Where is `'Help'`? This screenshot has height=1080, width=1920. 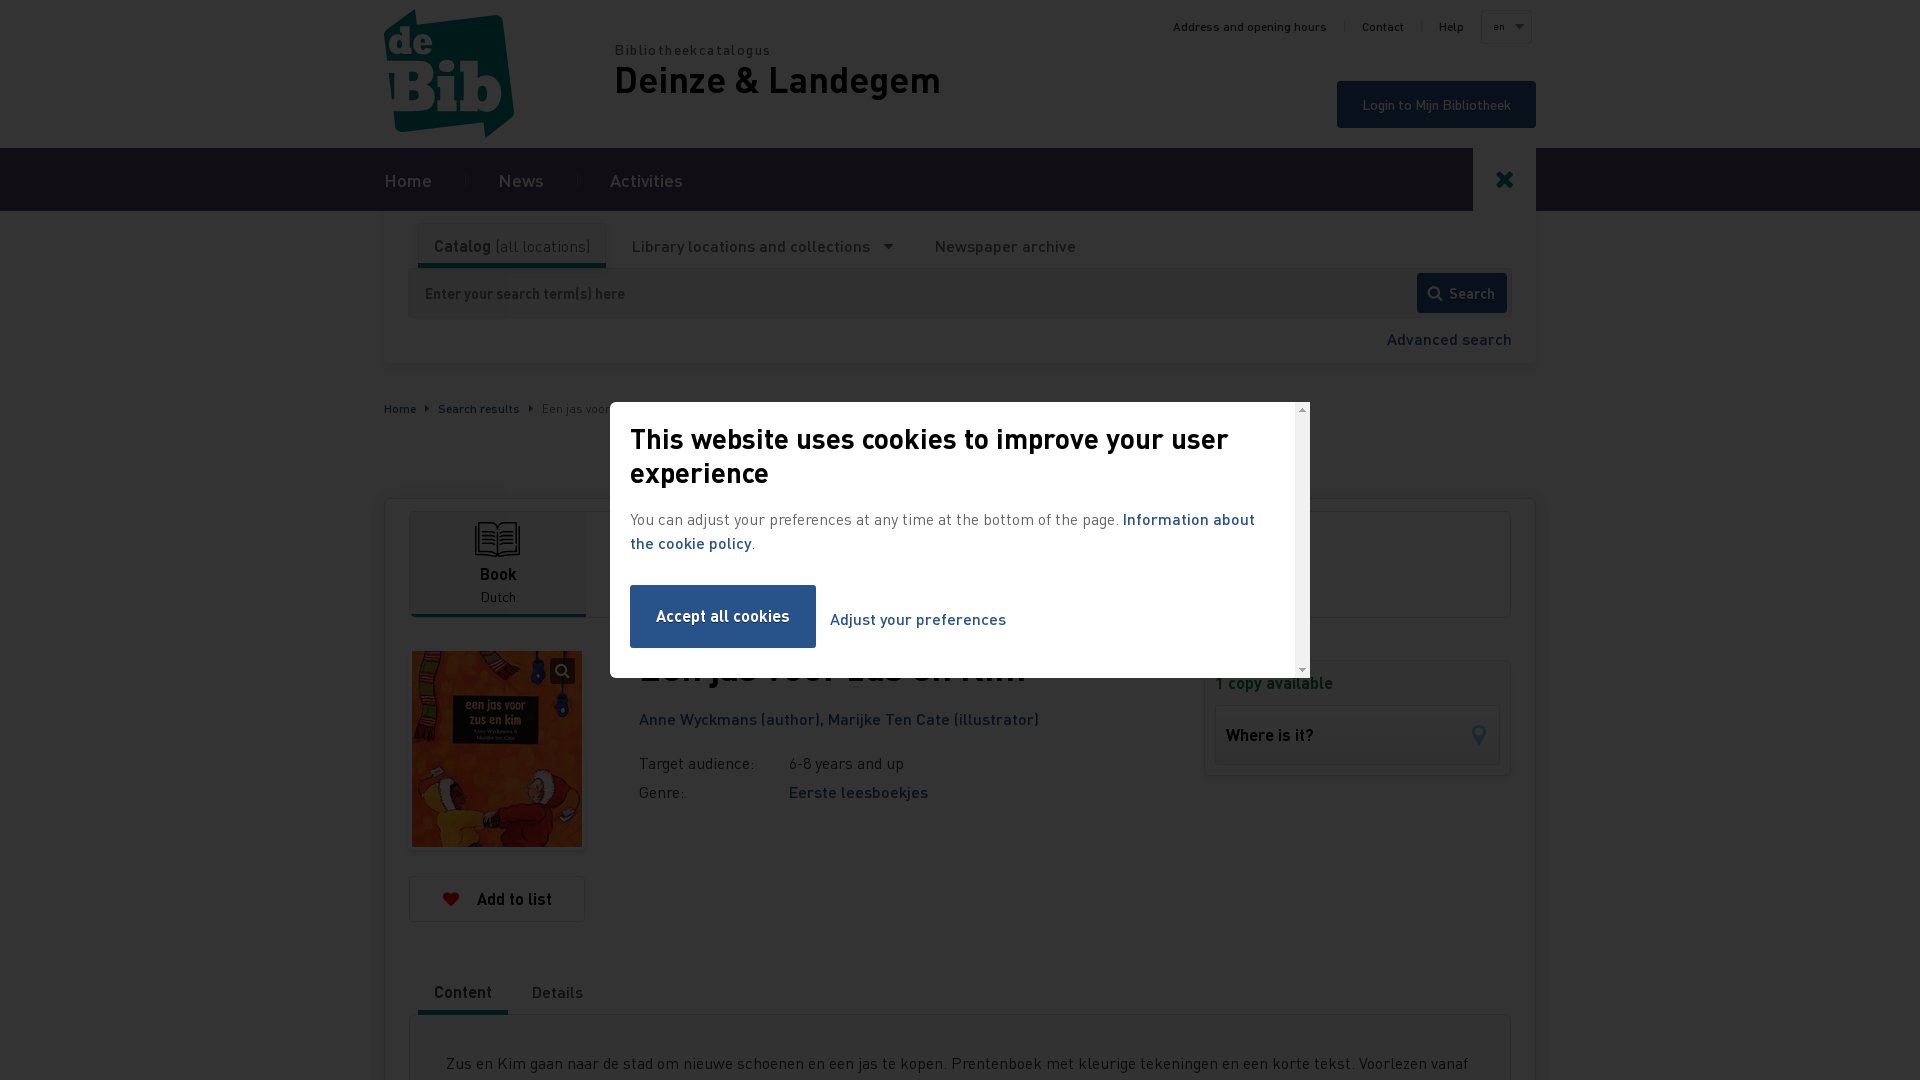 'Help' is located at coordinates (1451, 27).